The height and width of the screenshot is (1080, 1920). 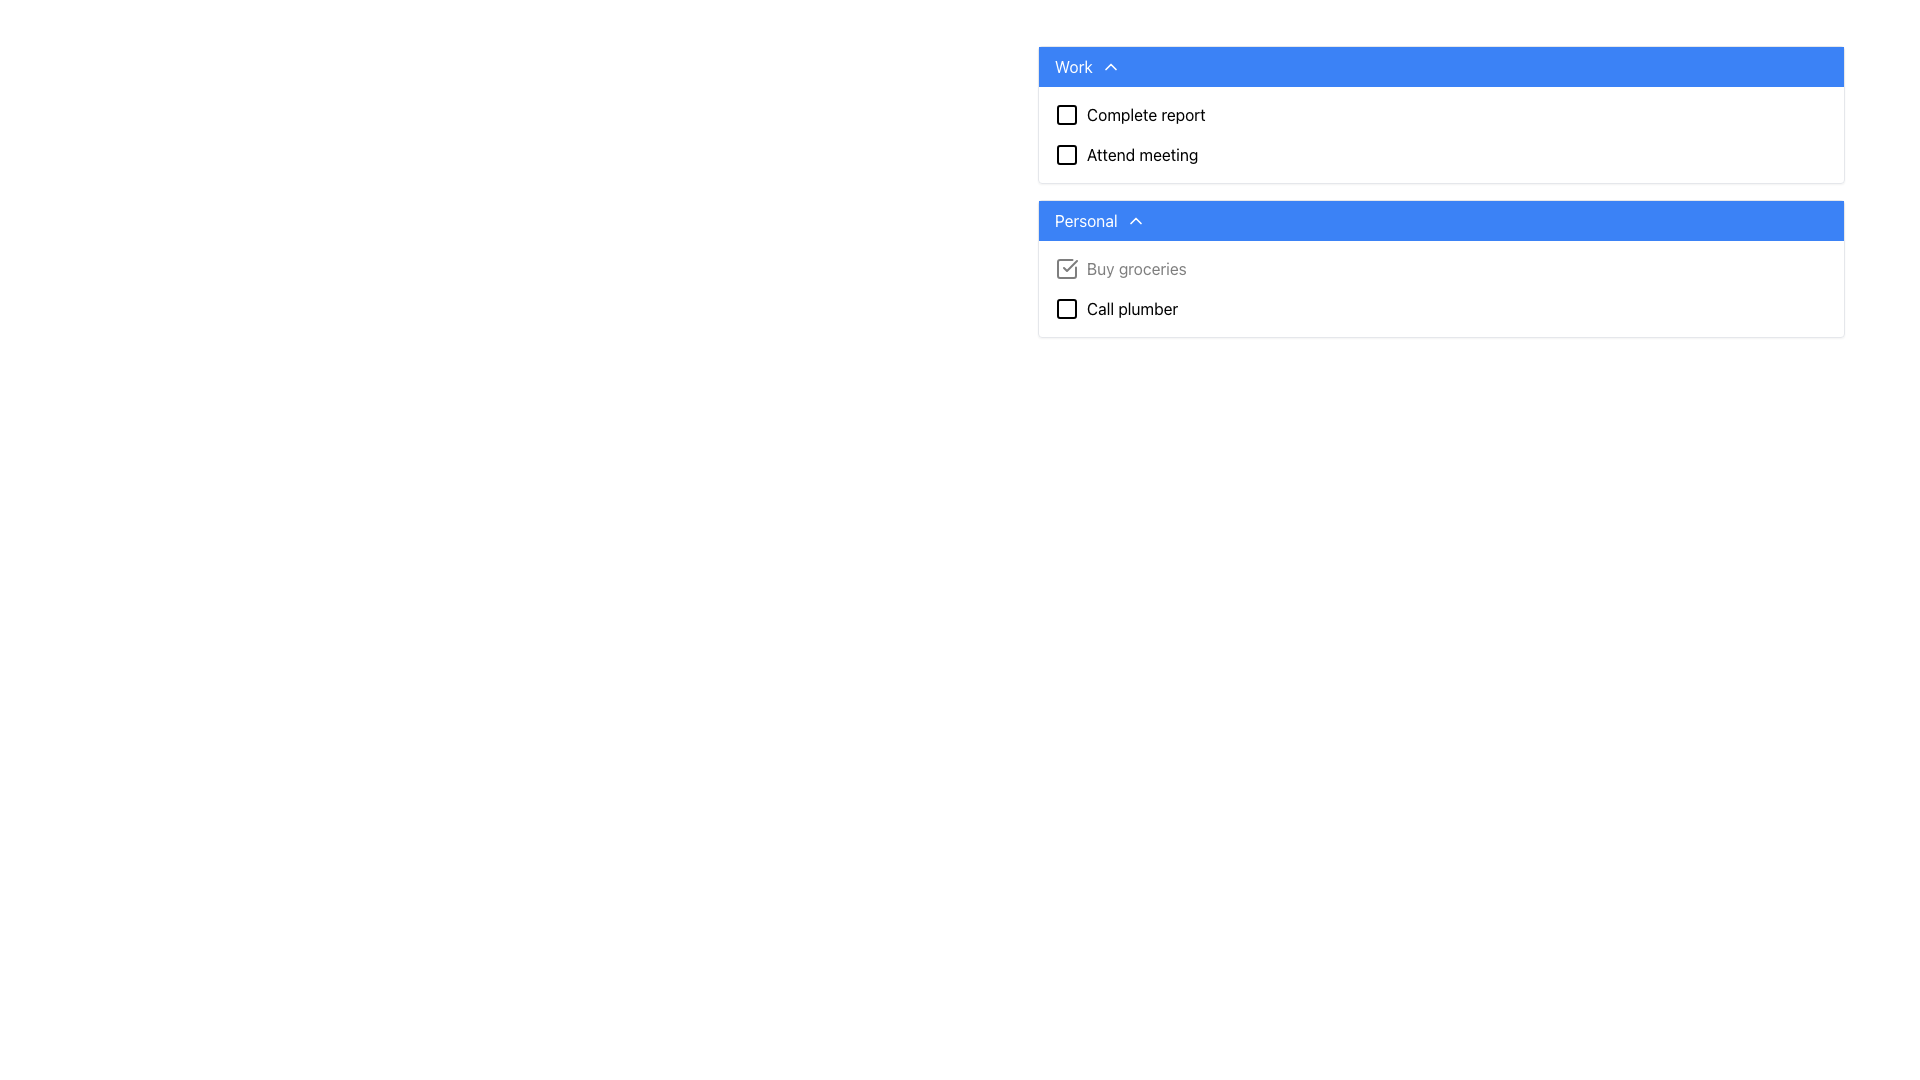 I want to click on the checkbox located to the left of the 'Complete report' text in the 'Work' section, so click(x=1065, y=115).